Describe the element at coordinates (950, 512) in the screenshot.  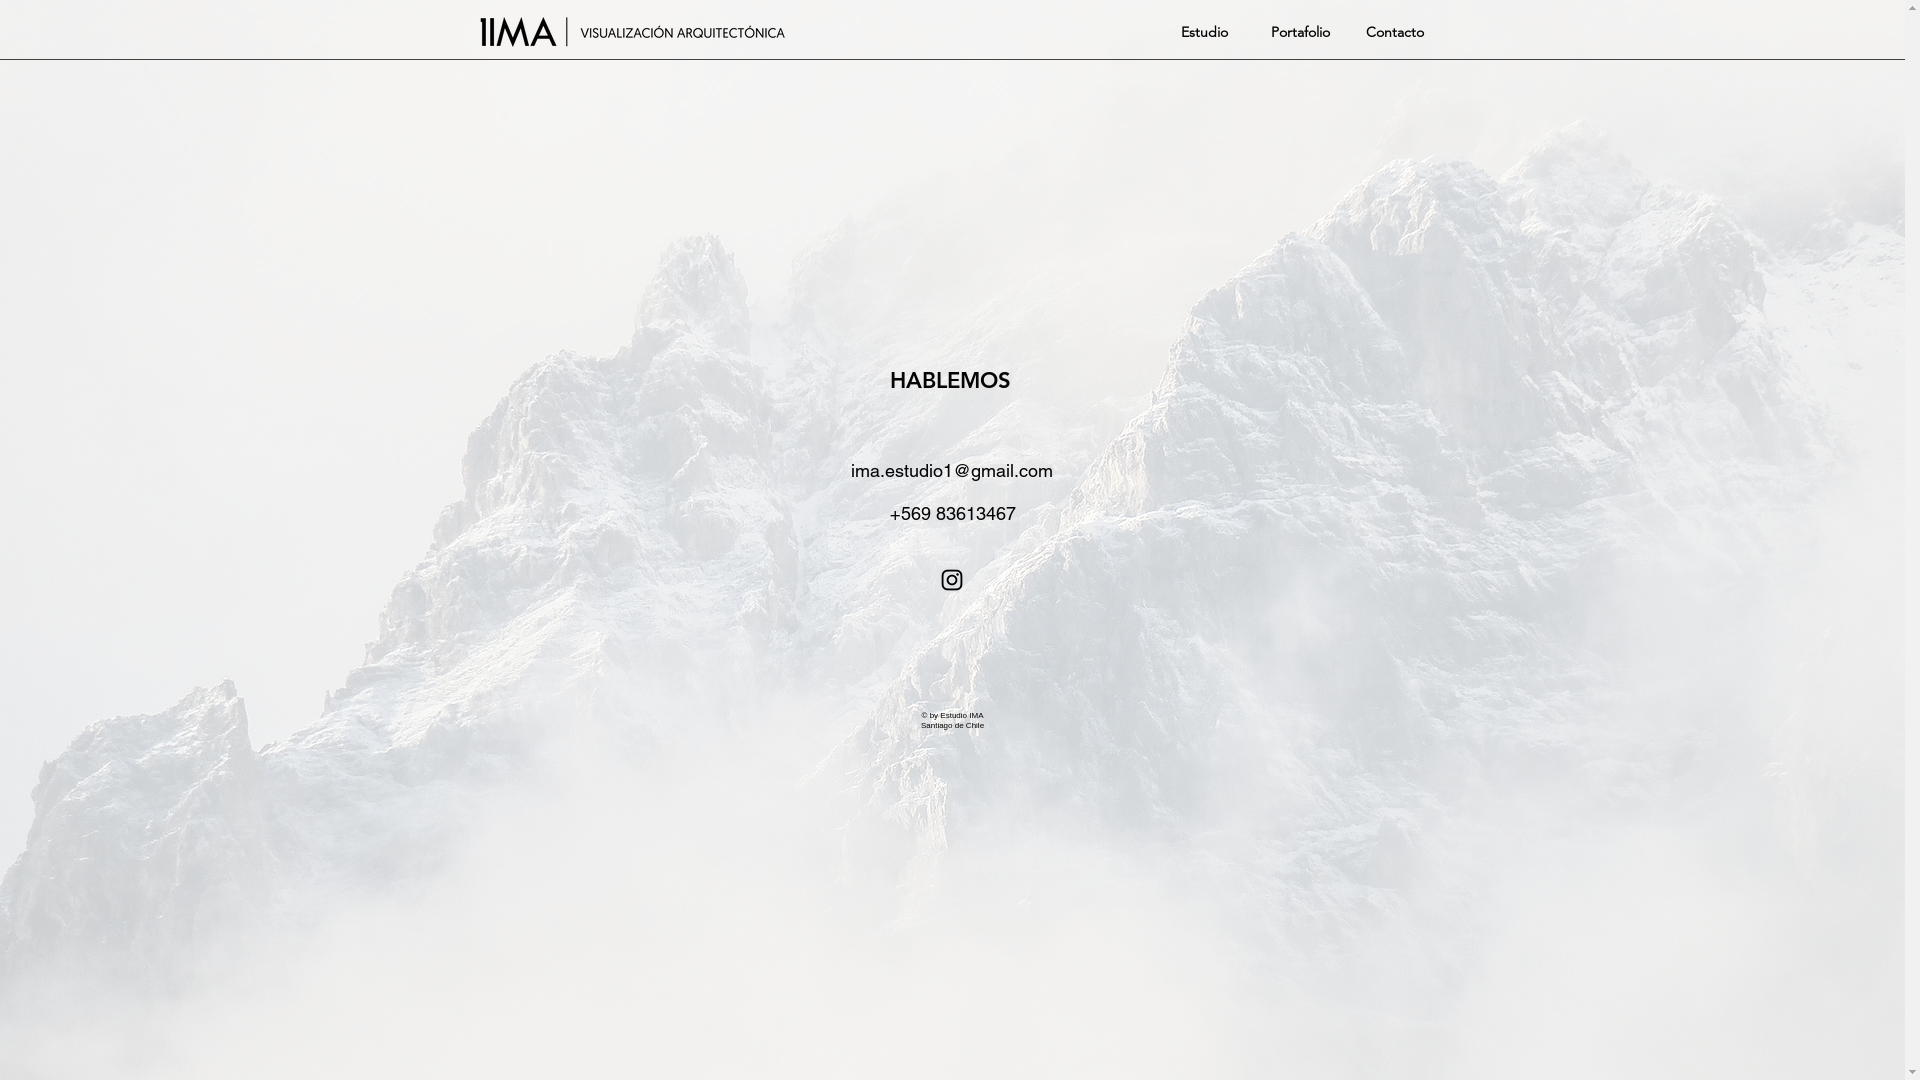
I see `'+569 83613467'` at that location.